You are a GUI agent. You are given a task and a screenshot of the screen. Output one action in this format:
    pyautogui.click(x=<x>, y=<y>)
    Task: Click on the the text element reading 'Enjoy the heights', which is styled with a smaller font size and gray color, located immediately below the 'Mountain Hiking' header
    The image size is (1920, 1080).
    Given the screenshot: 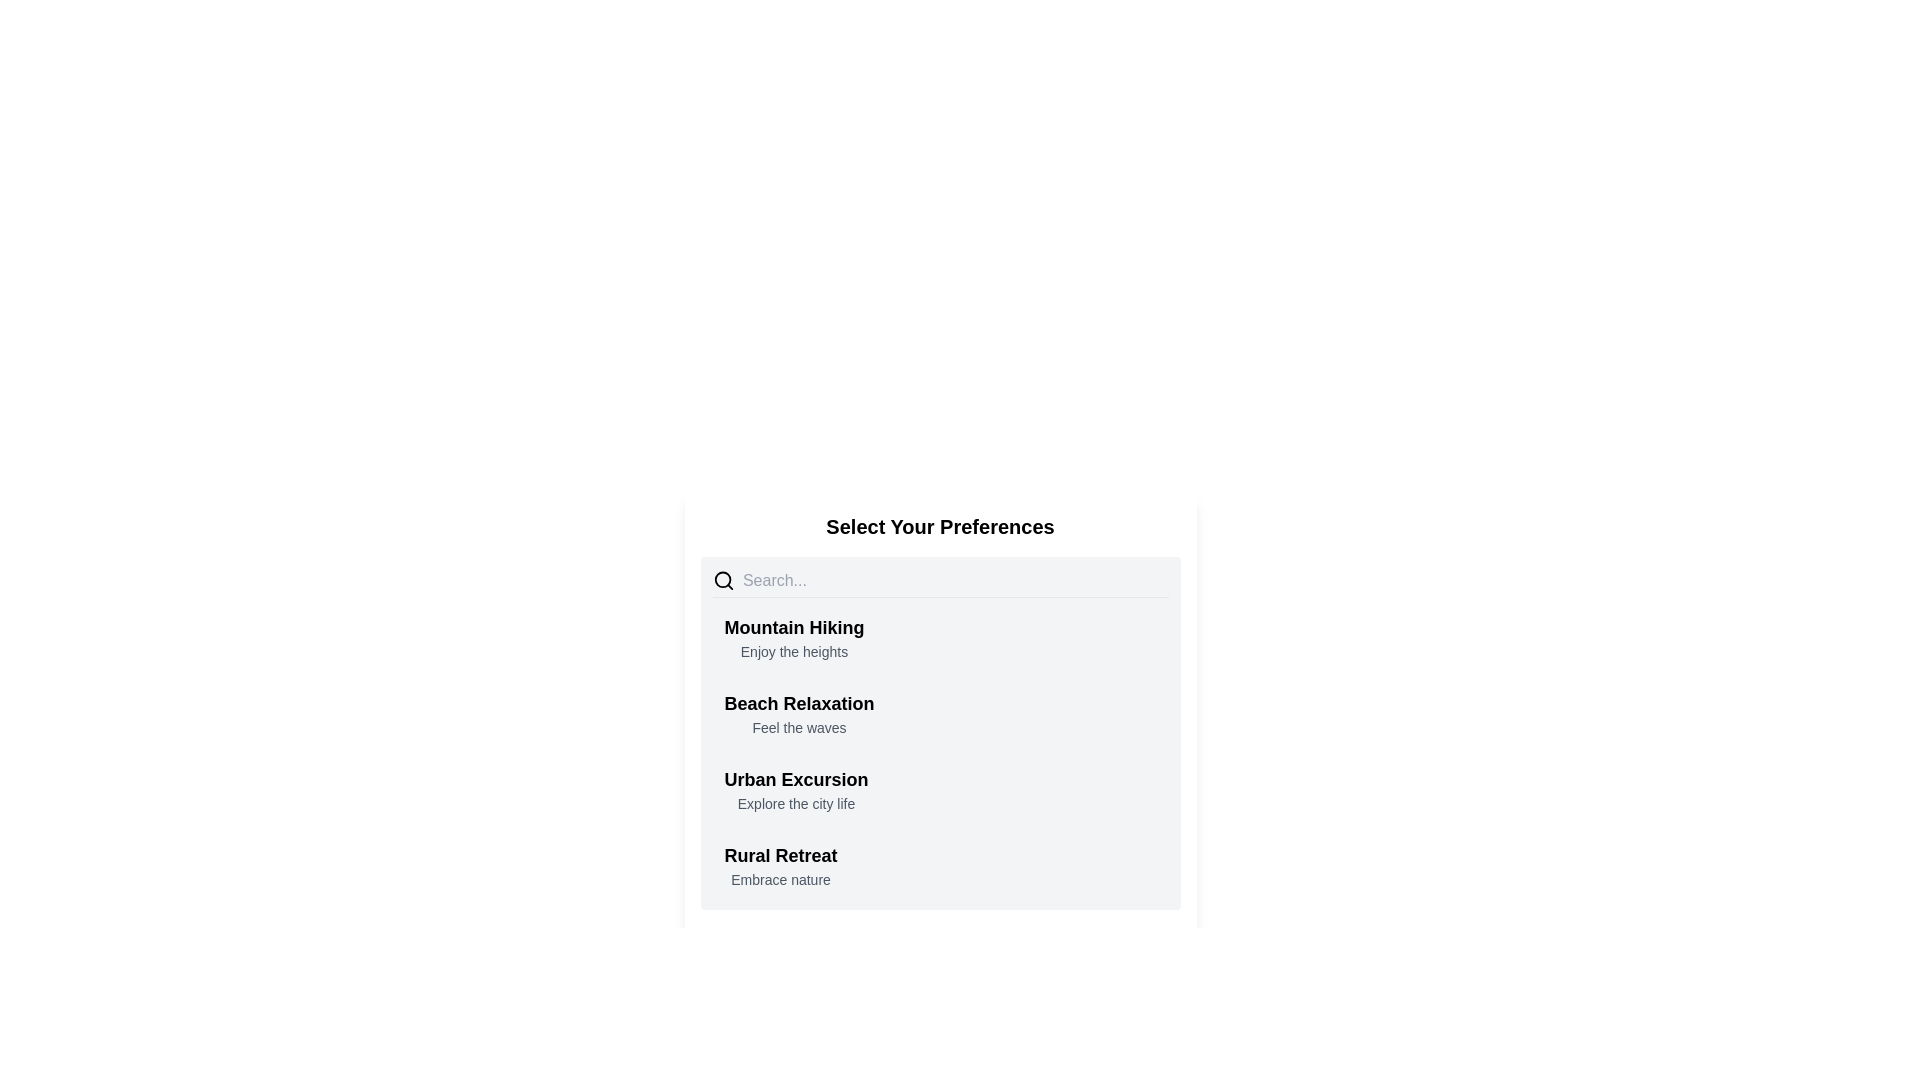 What is the action you would take?
    pyautogui.click(x=793, y=651)
    